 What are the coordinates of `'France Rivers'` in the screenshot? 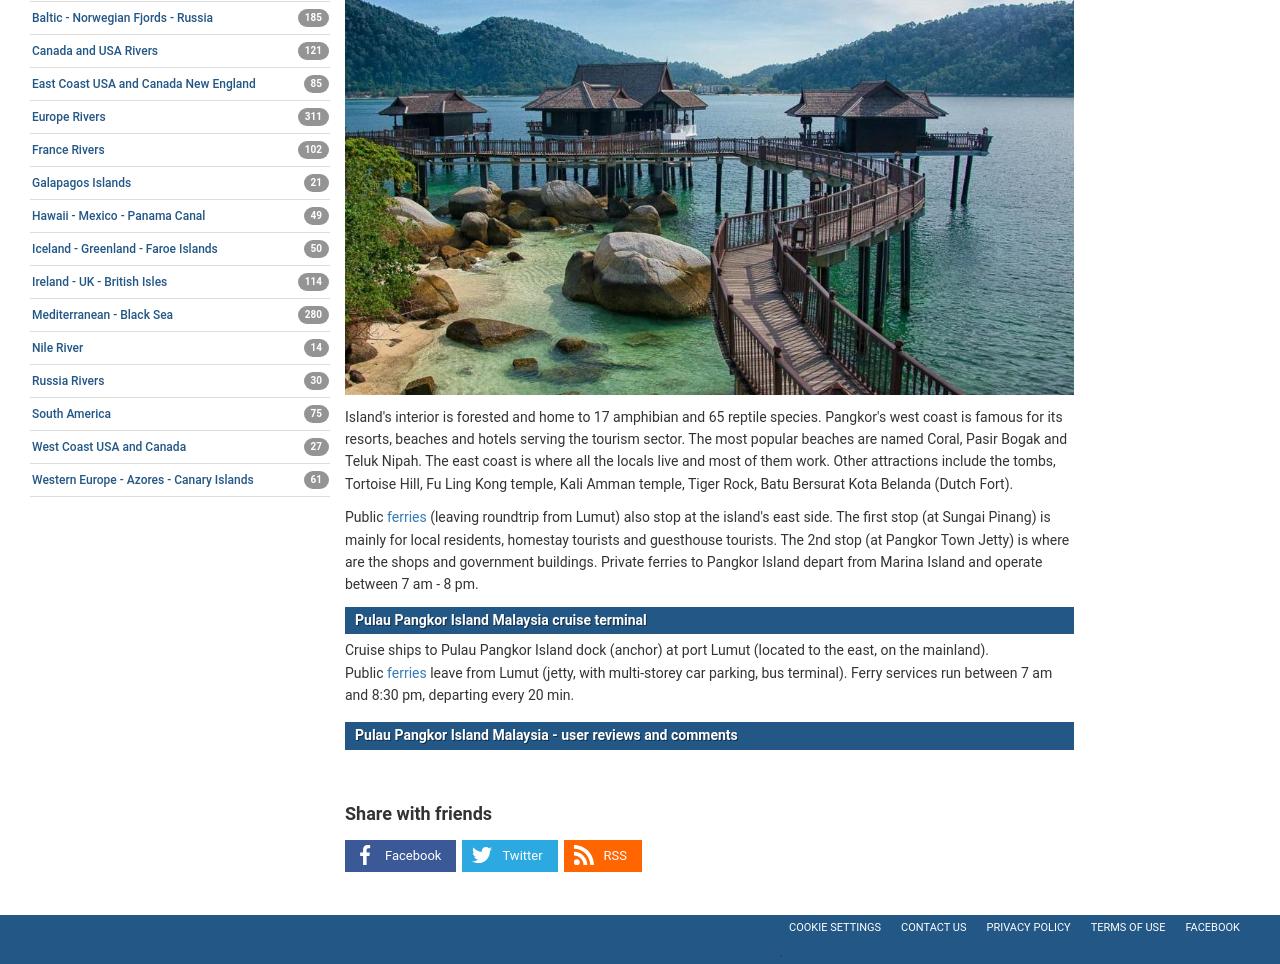 It's located at (67, 149).